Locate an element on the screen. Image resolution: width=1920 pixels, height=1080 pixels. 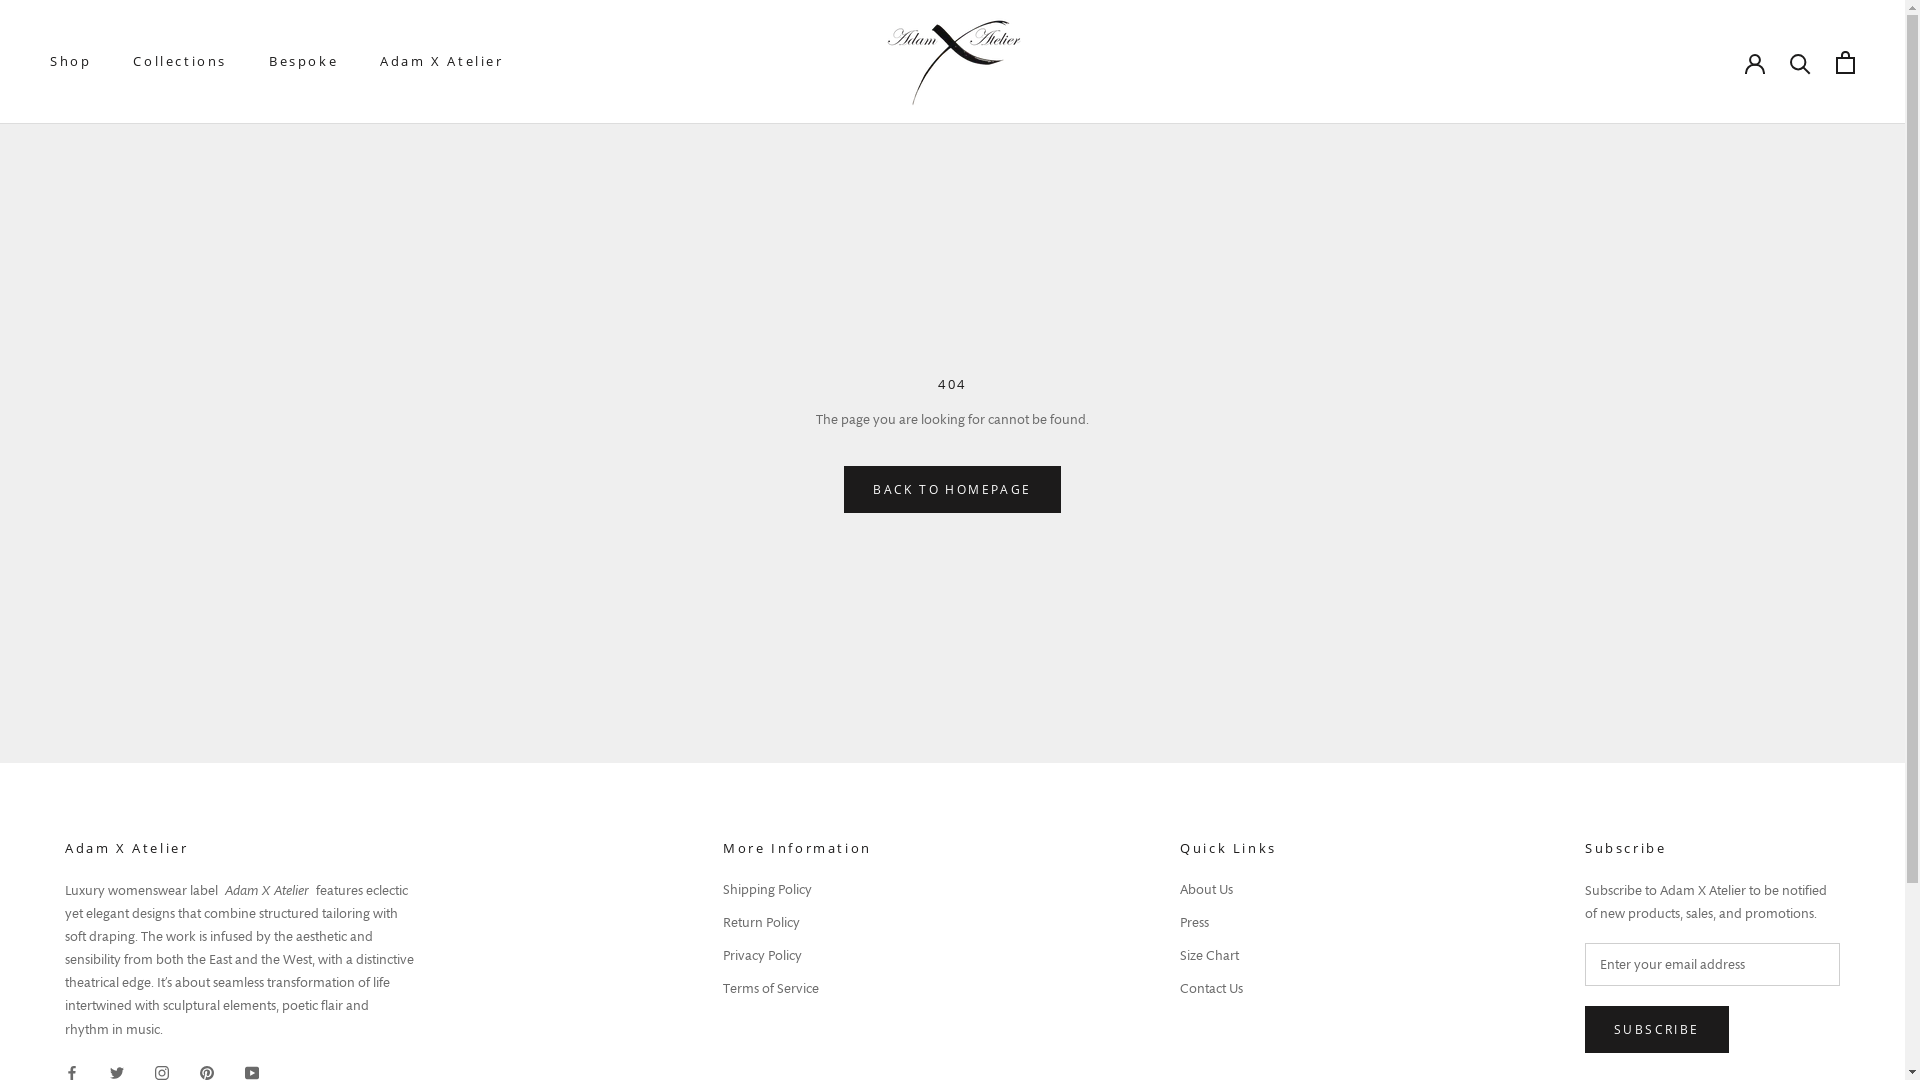
'Terms of Service' is located at coordinates (796, 987).